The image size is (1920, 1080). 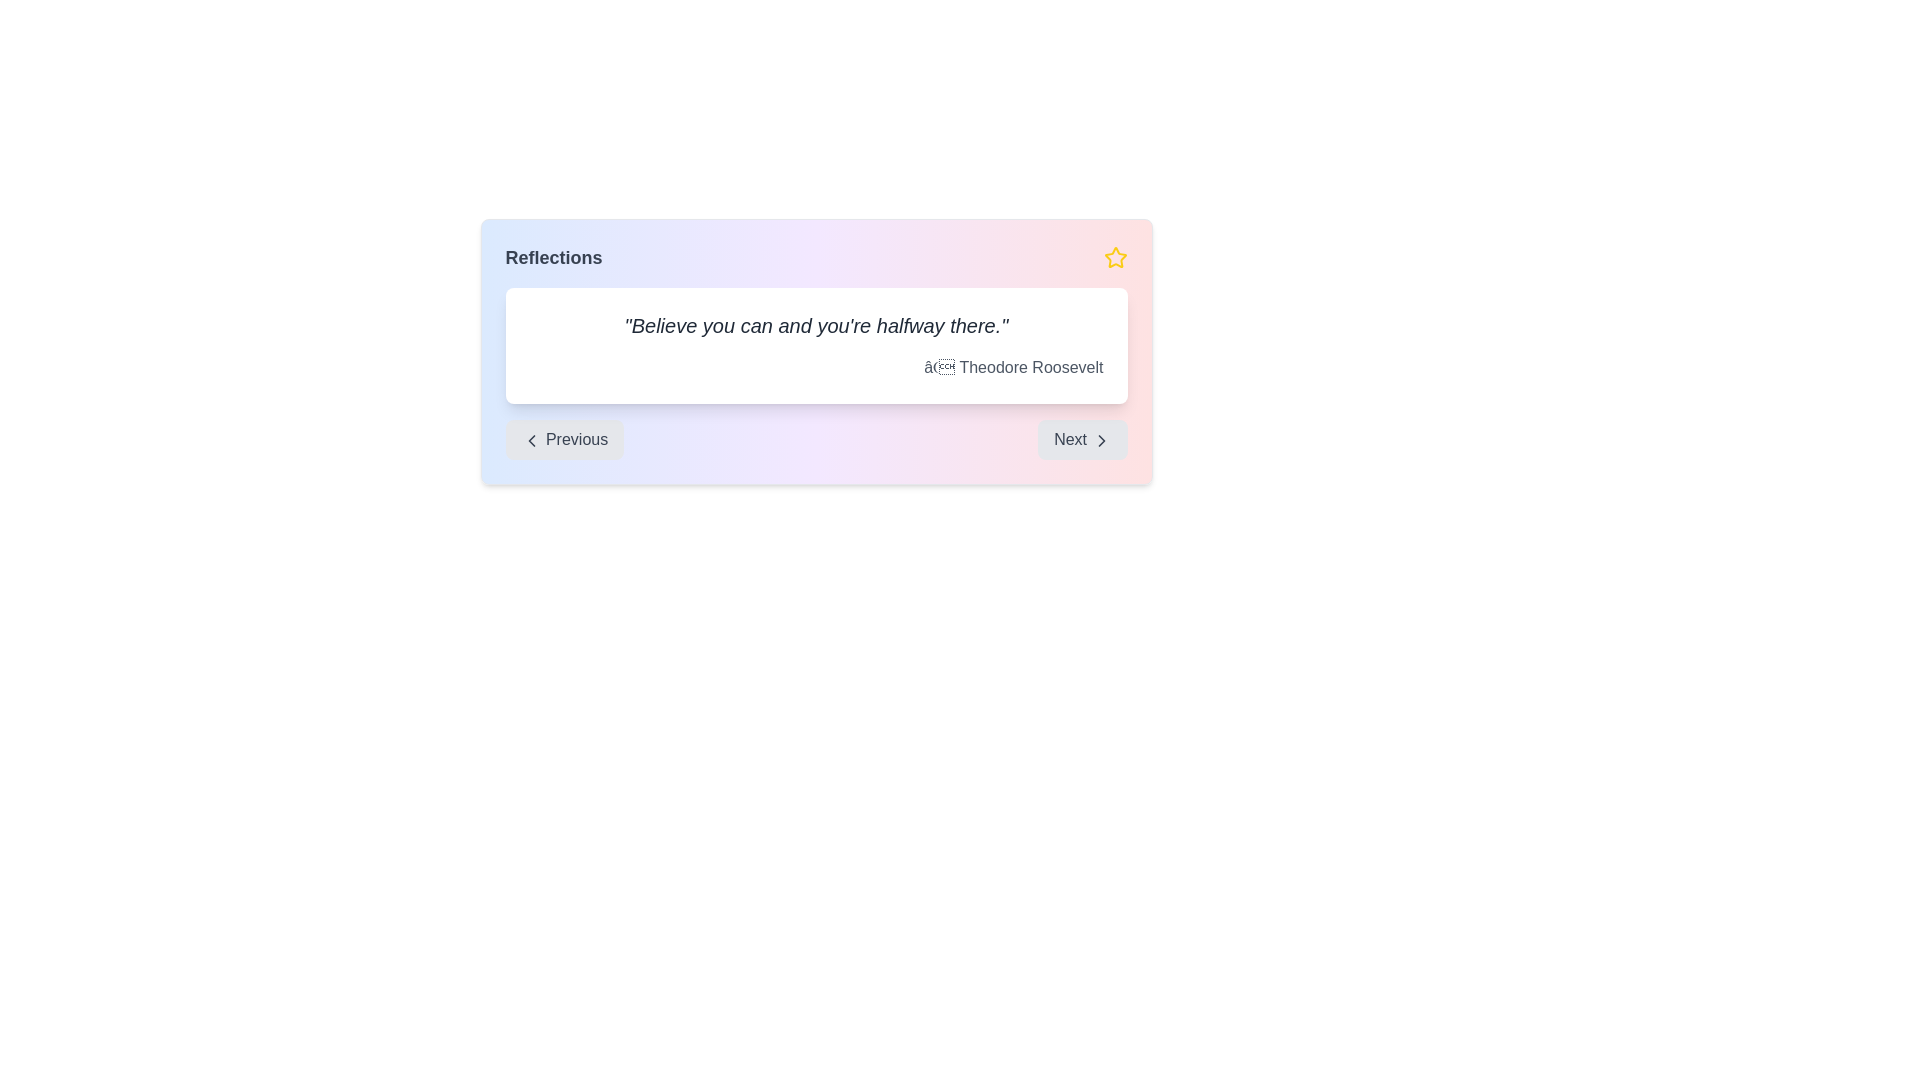 What do you see at coordinates (531, 439) in the screenshot?
I see `the left-pointing chevron arrow icon located in the navigation bar of the card-like component` at bounding box center [531, 439].